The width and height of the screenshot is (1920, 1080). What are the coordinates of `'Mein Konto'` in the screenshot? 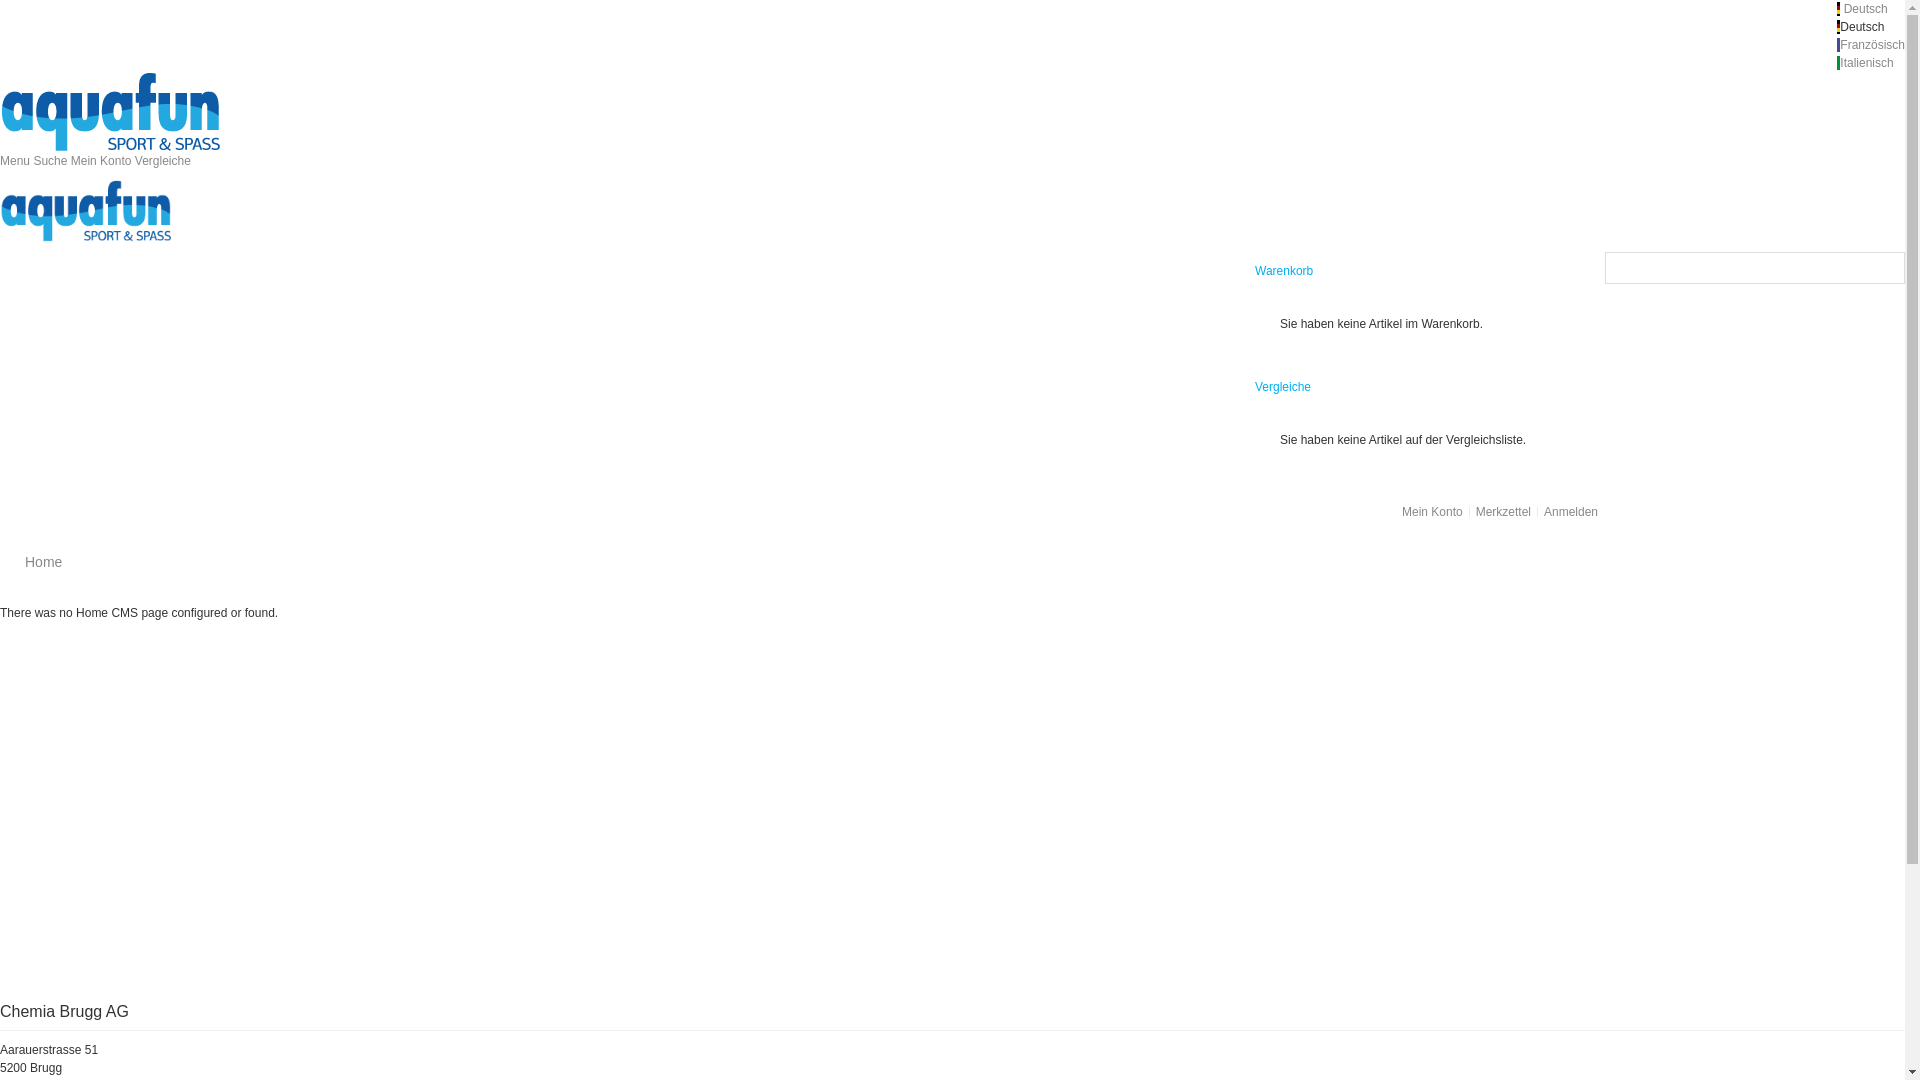 It's located at (101, 160).